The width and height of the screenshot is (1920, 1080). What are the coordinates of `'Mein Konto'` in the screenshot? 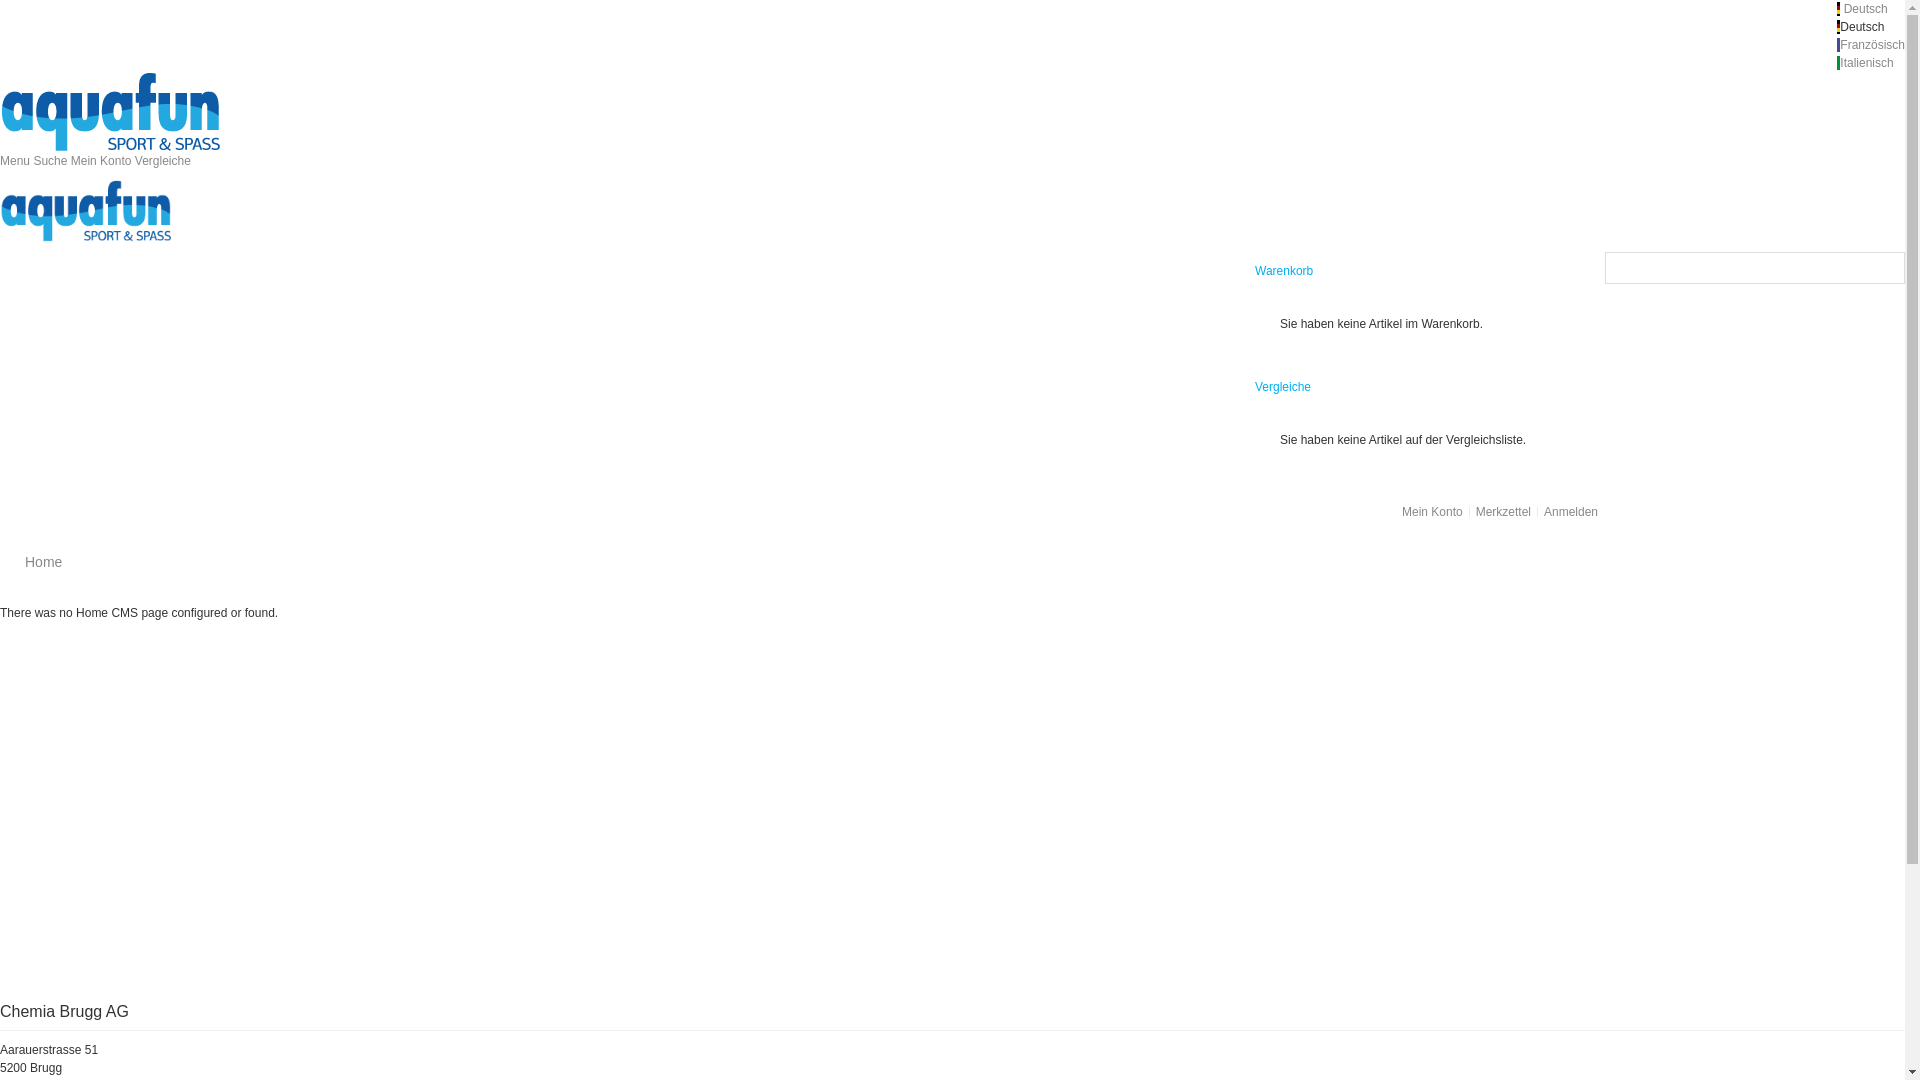 It's located at (101, 160).